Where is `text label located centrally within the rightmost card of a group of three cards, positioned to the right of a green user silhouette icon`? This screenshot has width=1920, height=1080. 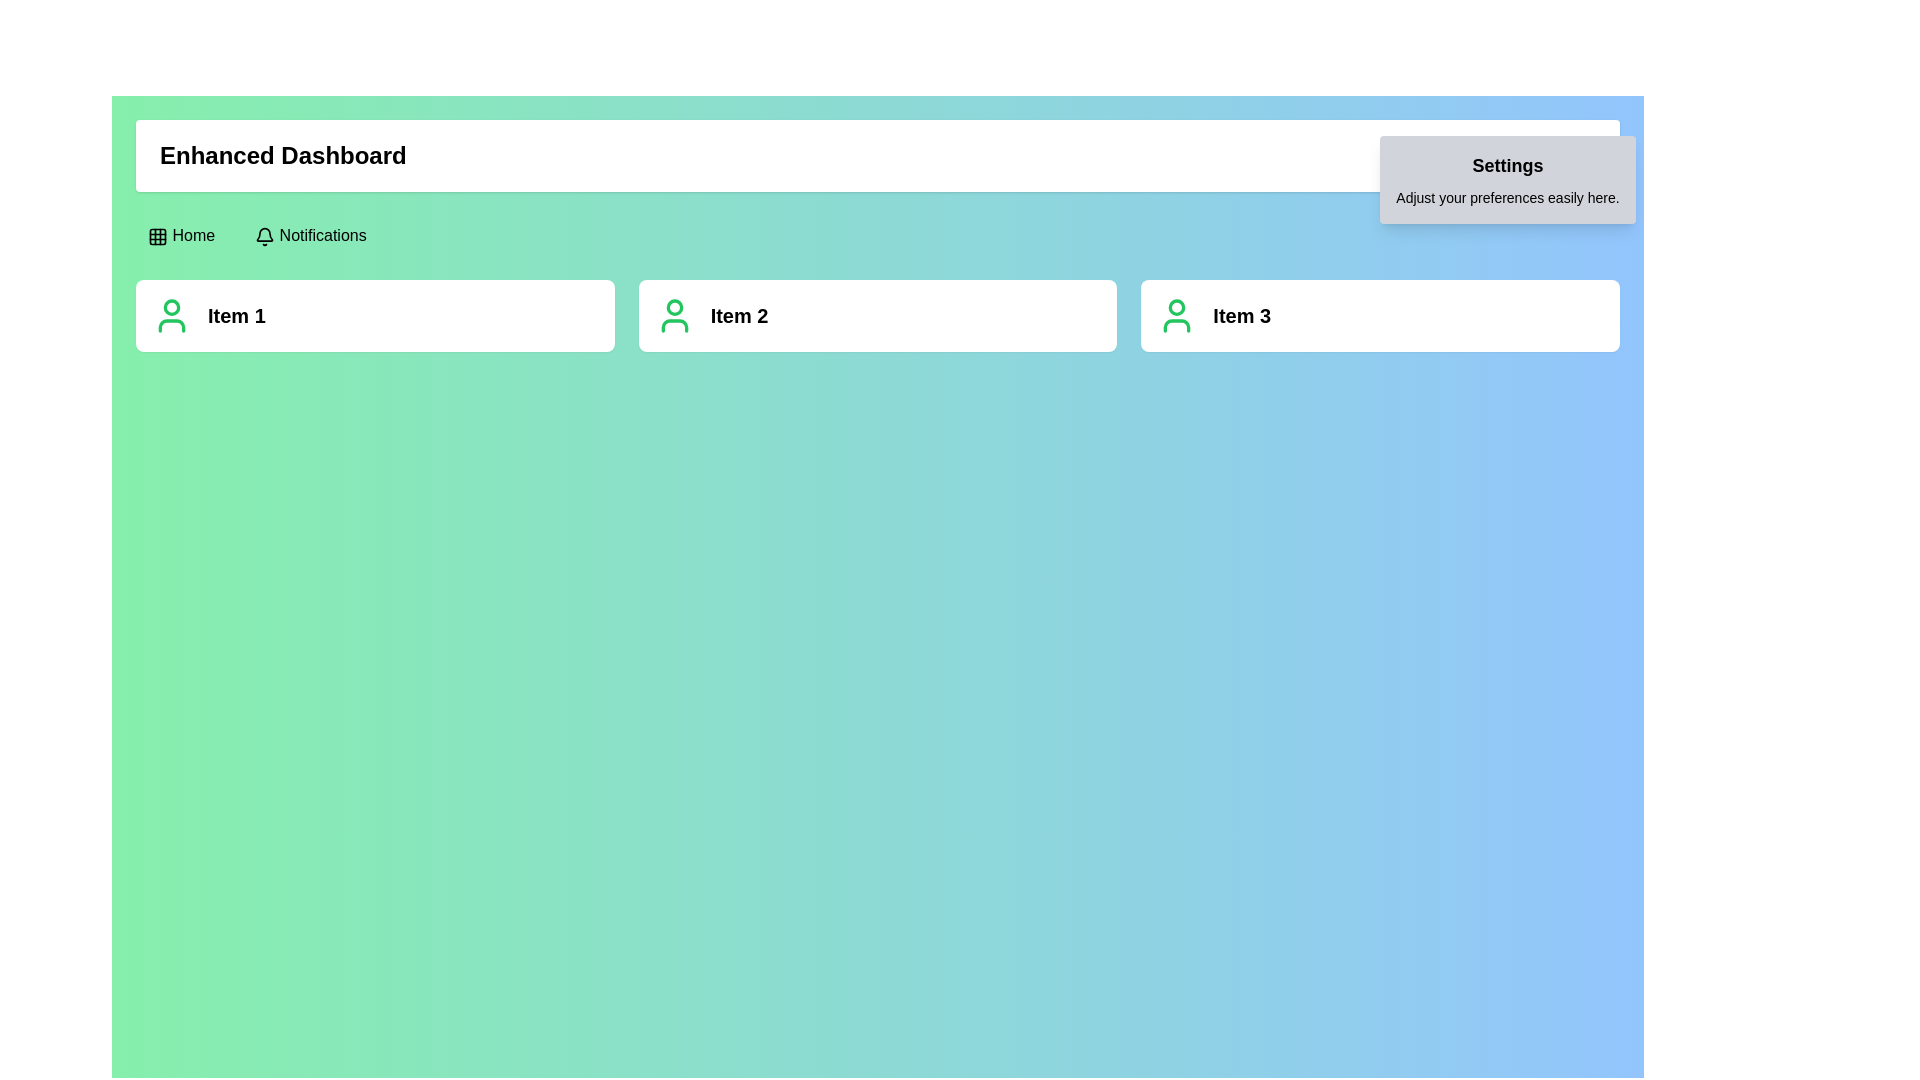 text label located centrally within the rightmost card of a group of three cards, positioned to the right of a green user silhouette icon is located at coordinates (1241, 315).